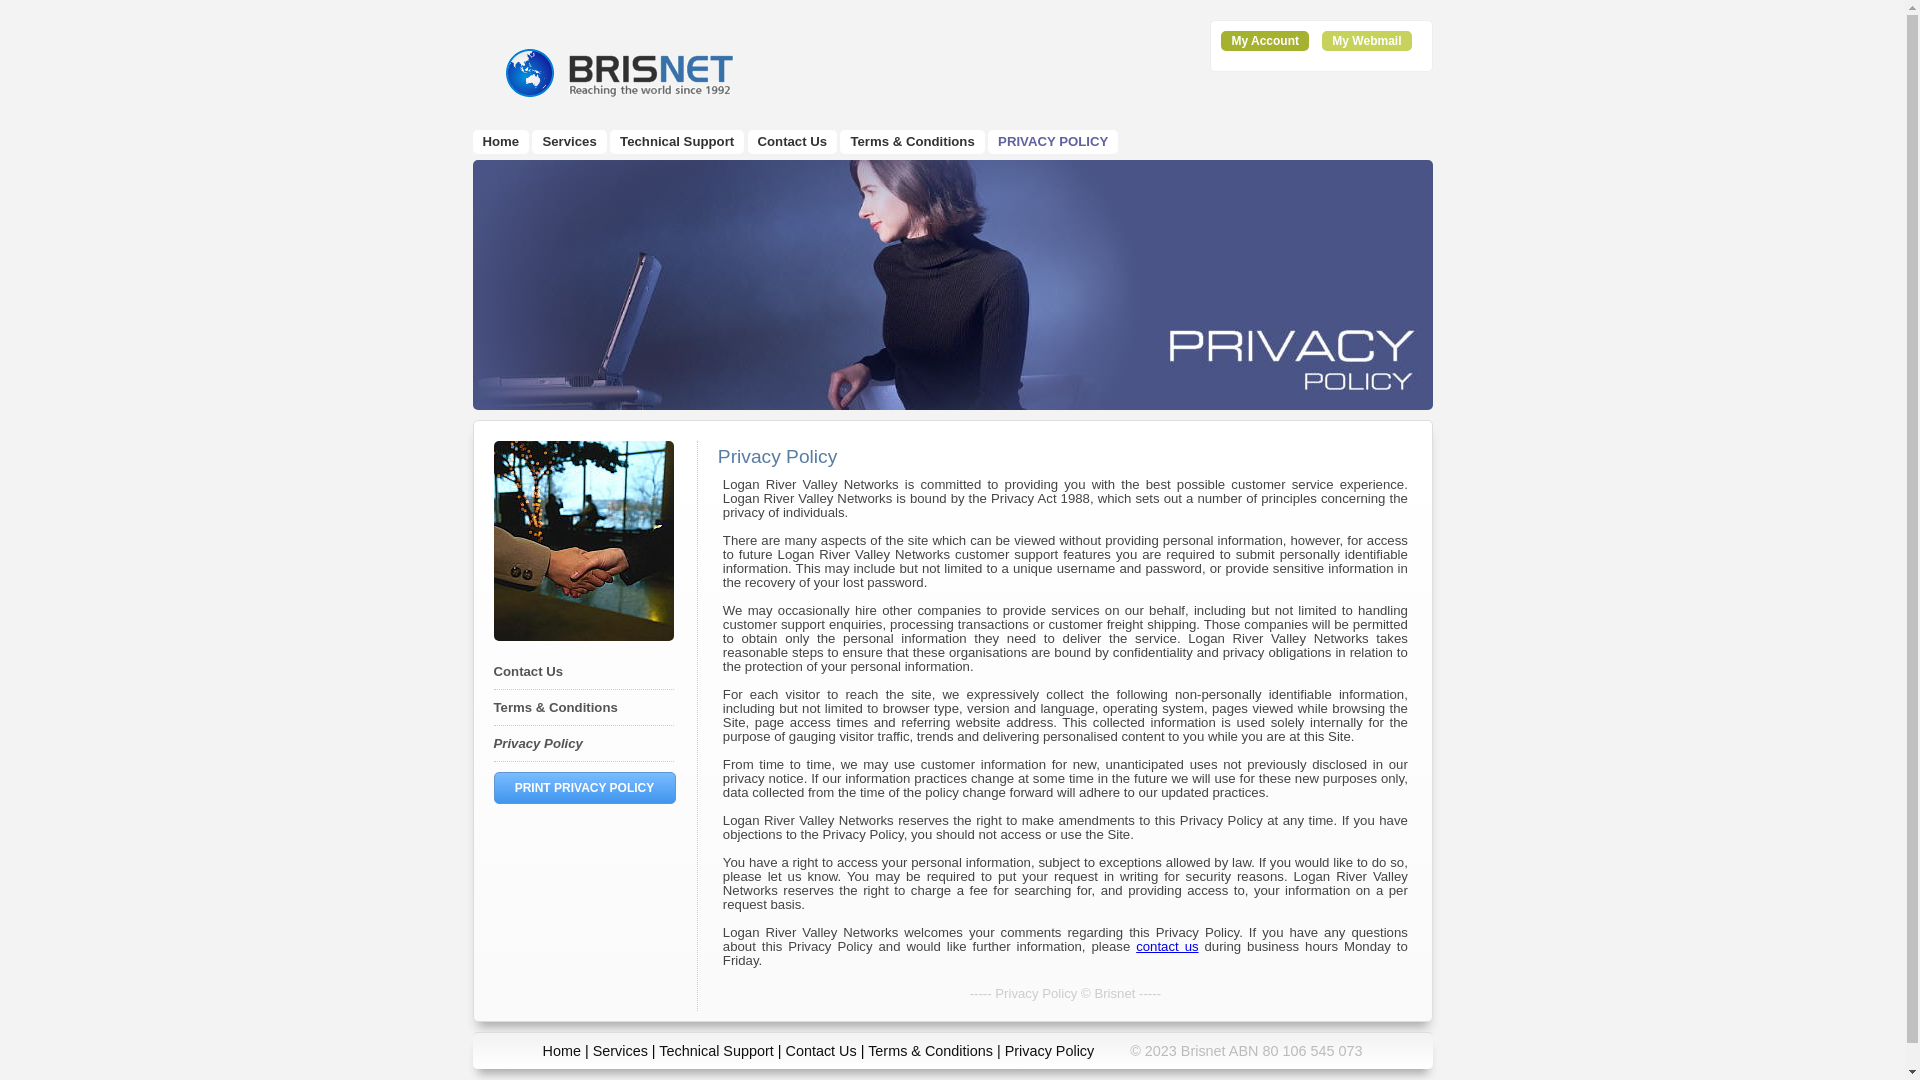  I want to click on 'Terms & Conditions', so click(911, 140).